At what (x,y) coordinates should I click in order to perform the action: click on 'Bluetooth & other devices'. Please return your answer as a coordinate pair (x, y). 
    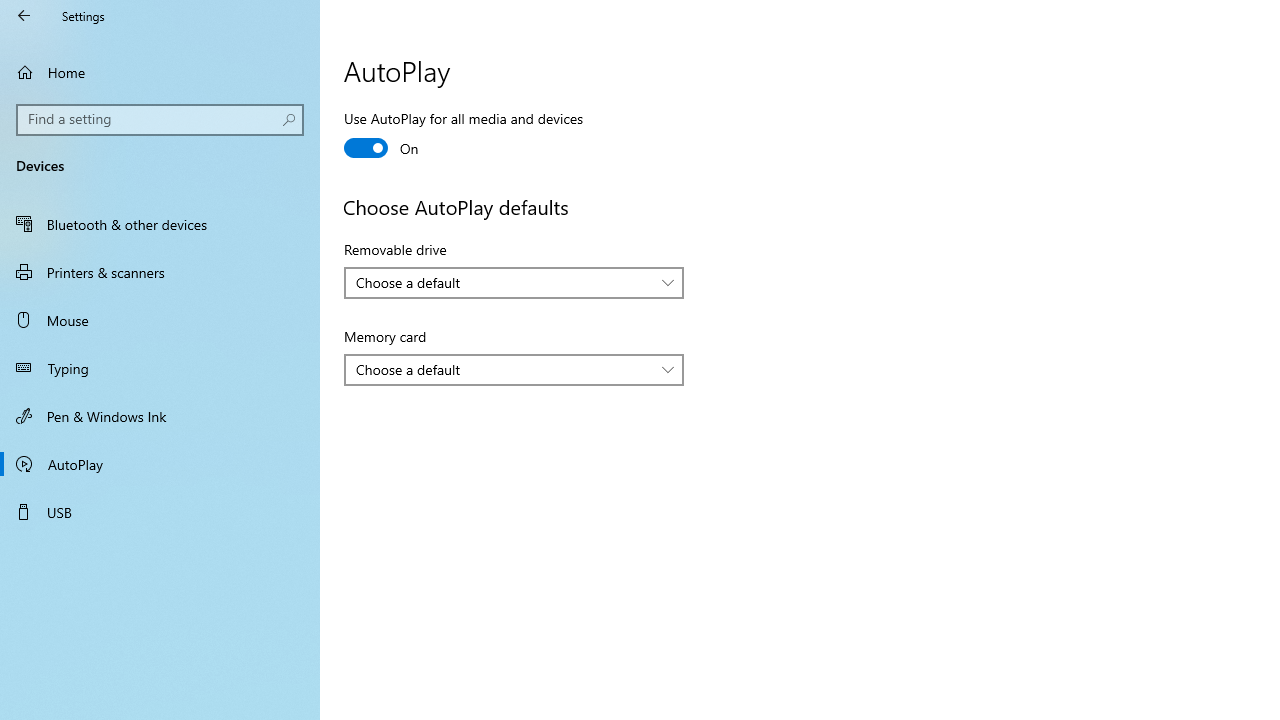
    Looking at the image, I should click on (160, 223).